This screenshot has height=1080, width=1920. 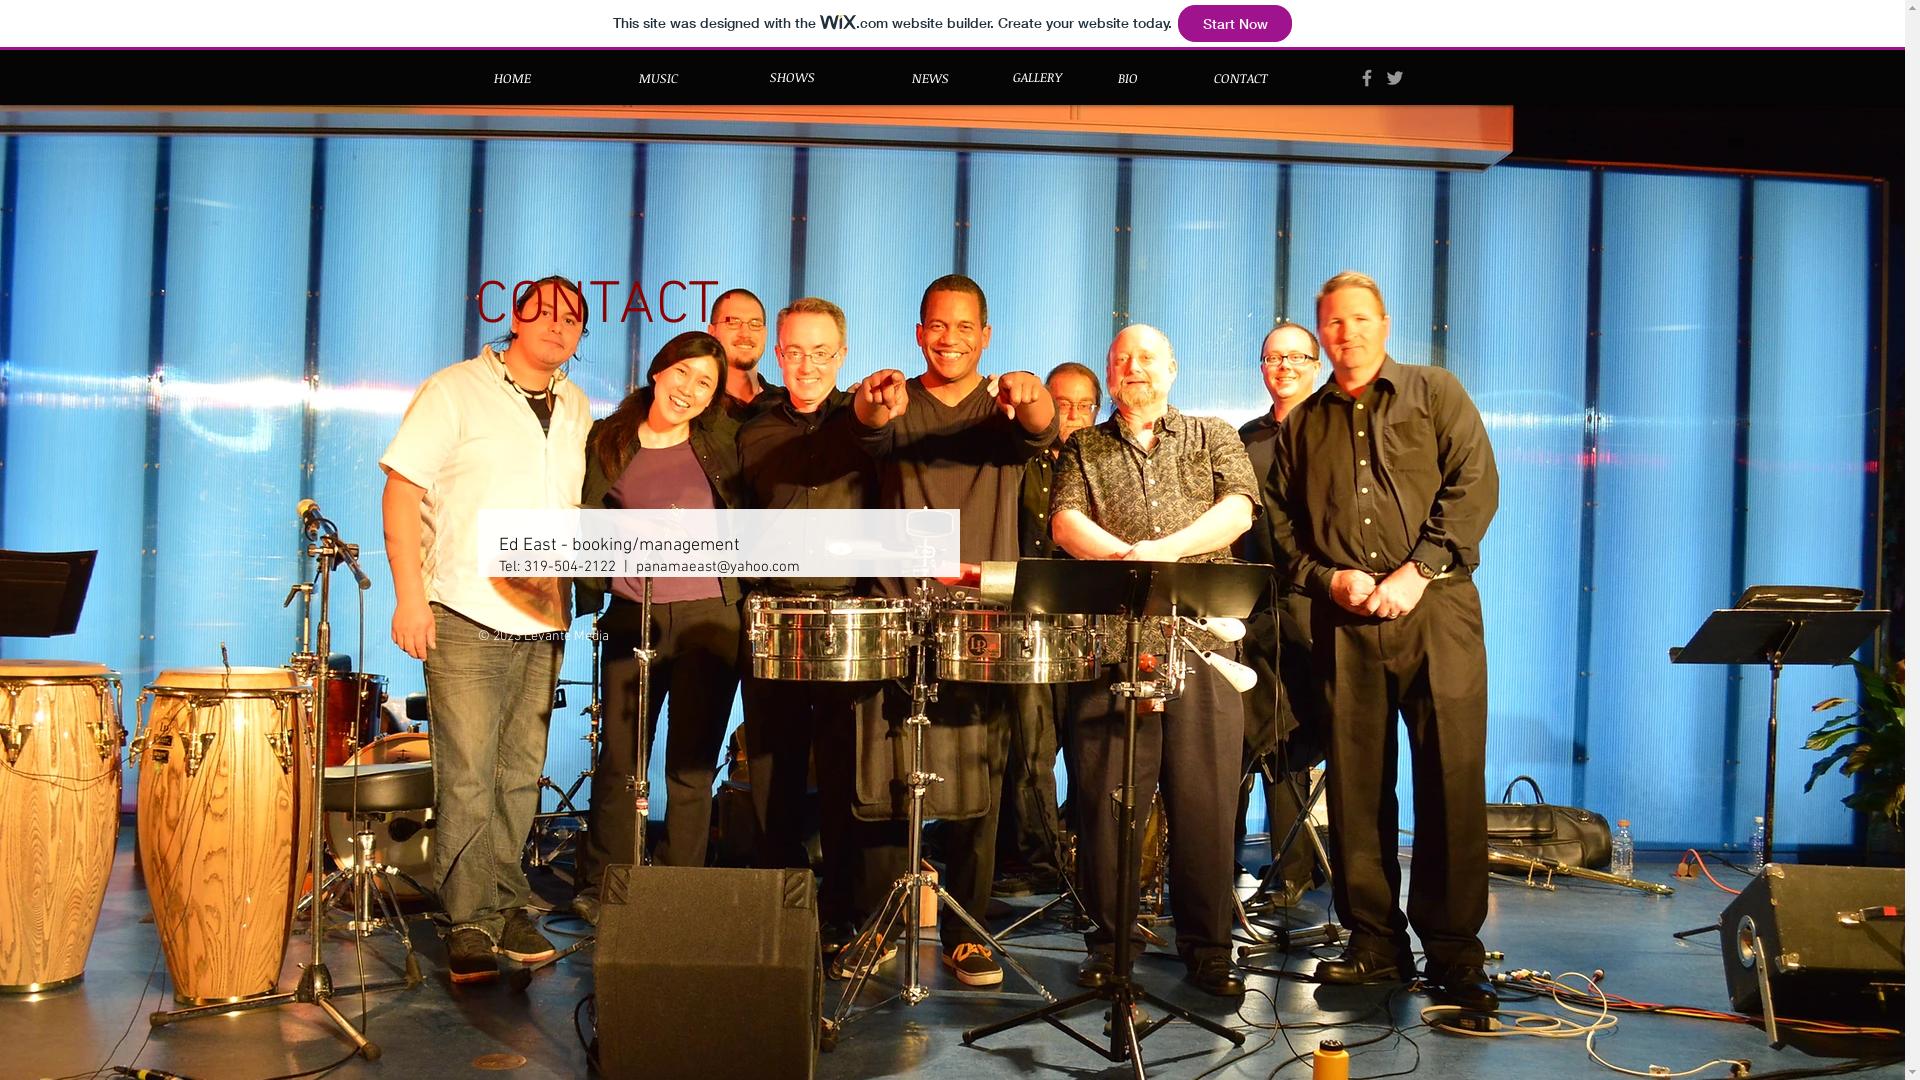 What do you see at coordinates (1238, 76) in the screenshot?
I see `'CONTACT'` at bounding box center [1238, 76].